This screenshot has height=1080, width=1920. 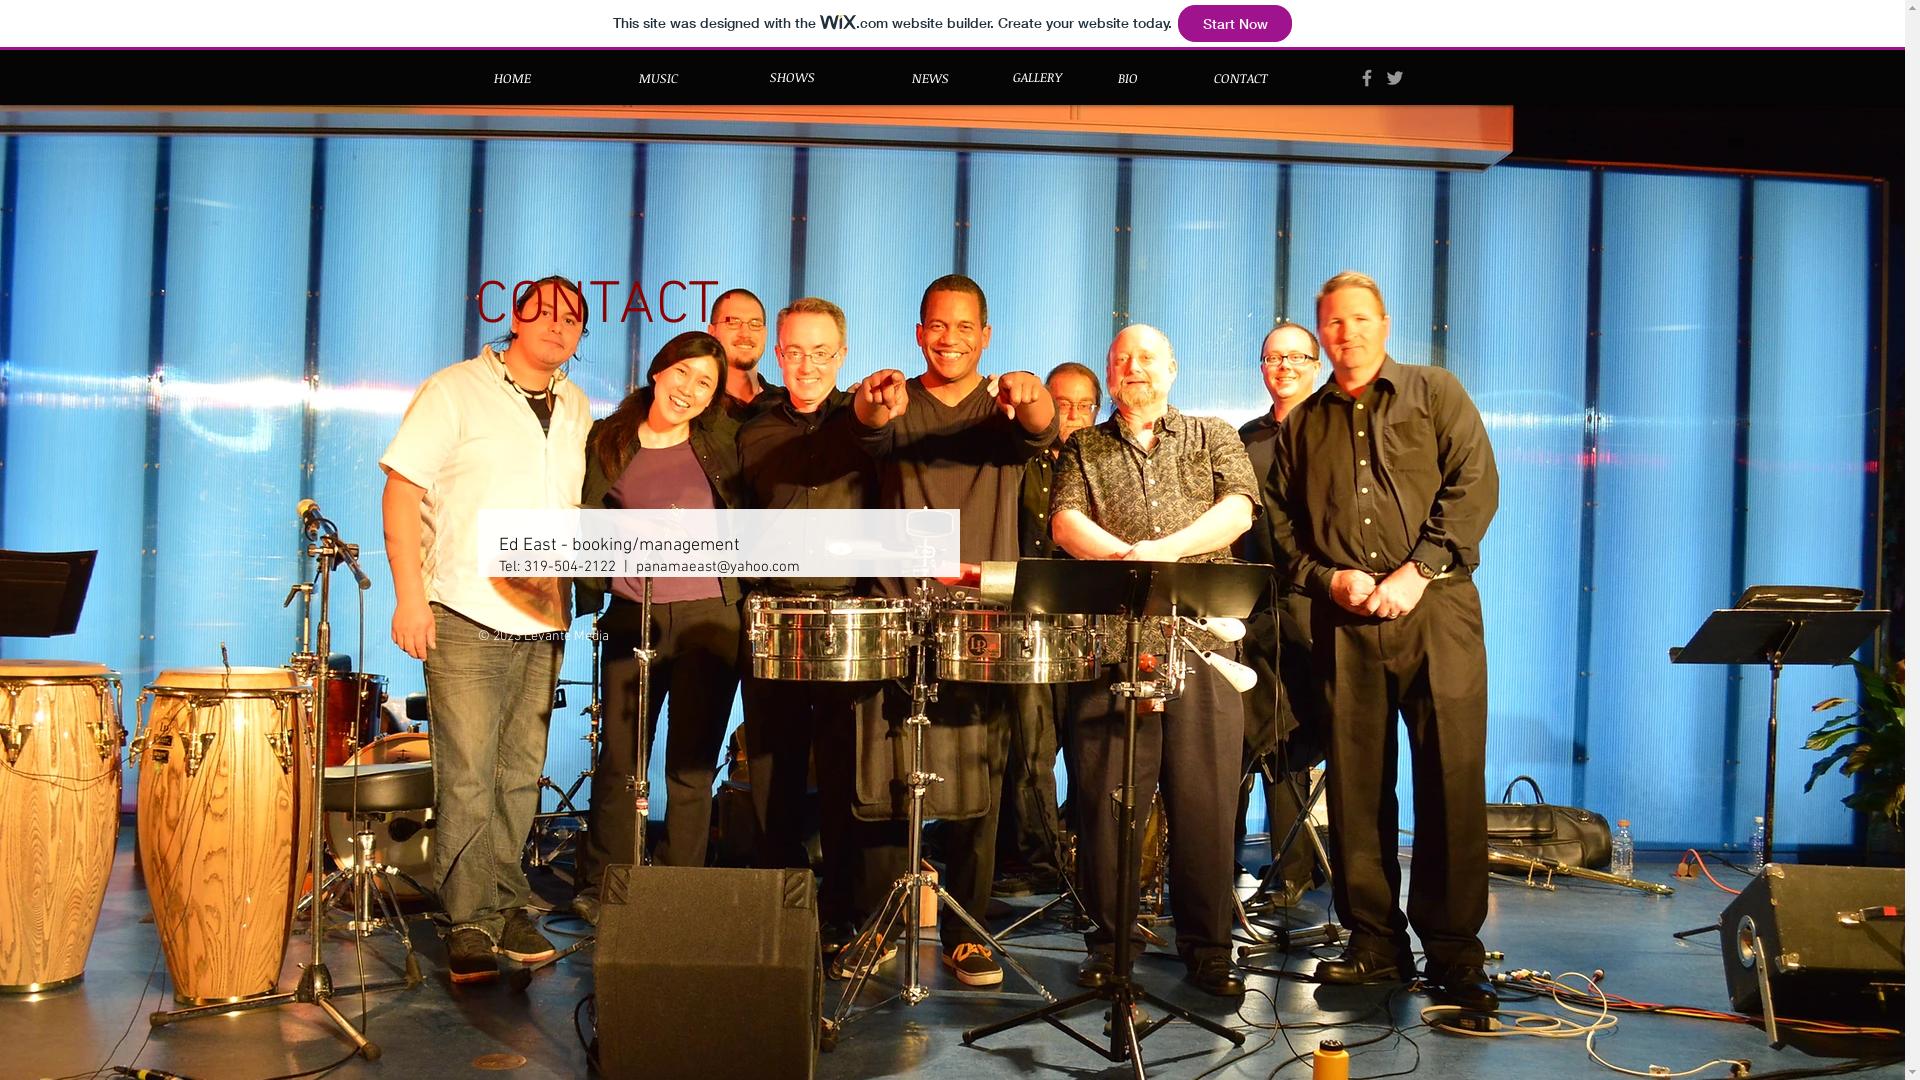 What do you see at coordinates (1238, 76) in the screenshot?
I see `'CONTACT'` at bounding box center [1238, 76].